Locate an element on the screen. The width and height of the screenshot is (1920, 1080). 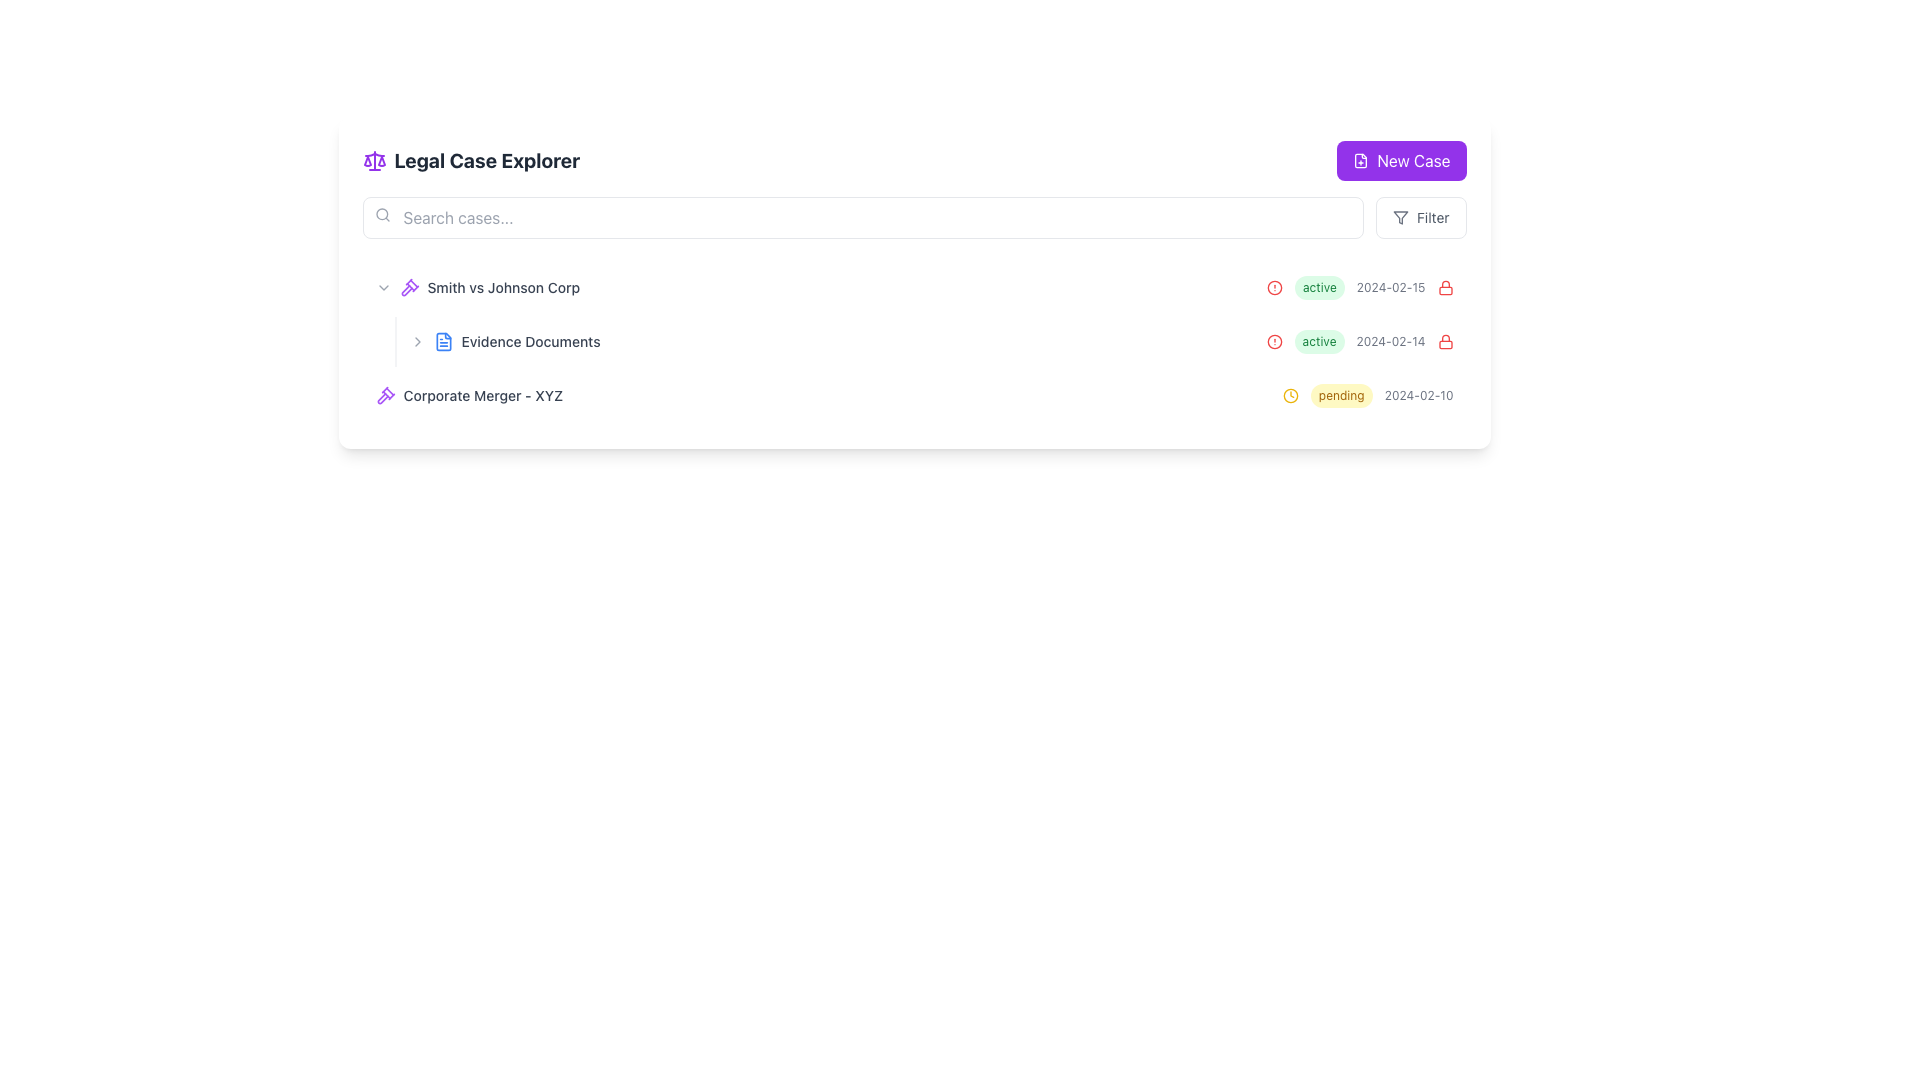
the Decorative SVG icon representing a filter located in the top-right section of the interface, adjacent to the 'Filter' text label is located at coordinates (1400, 218).